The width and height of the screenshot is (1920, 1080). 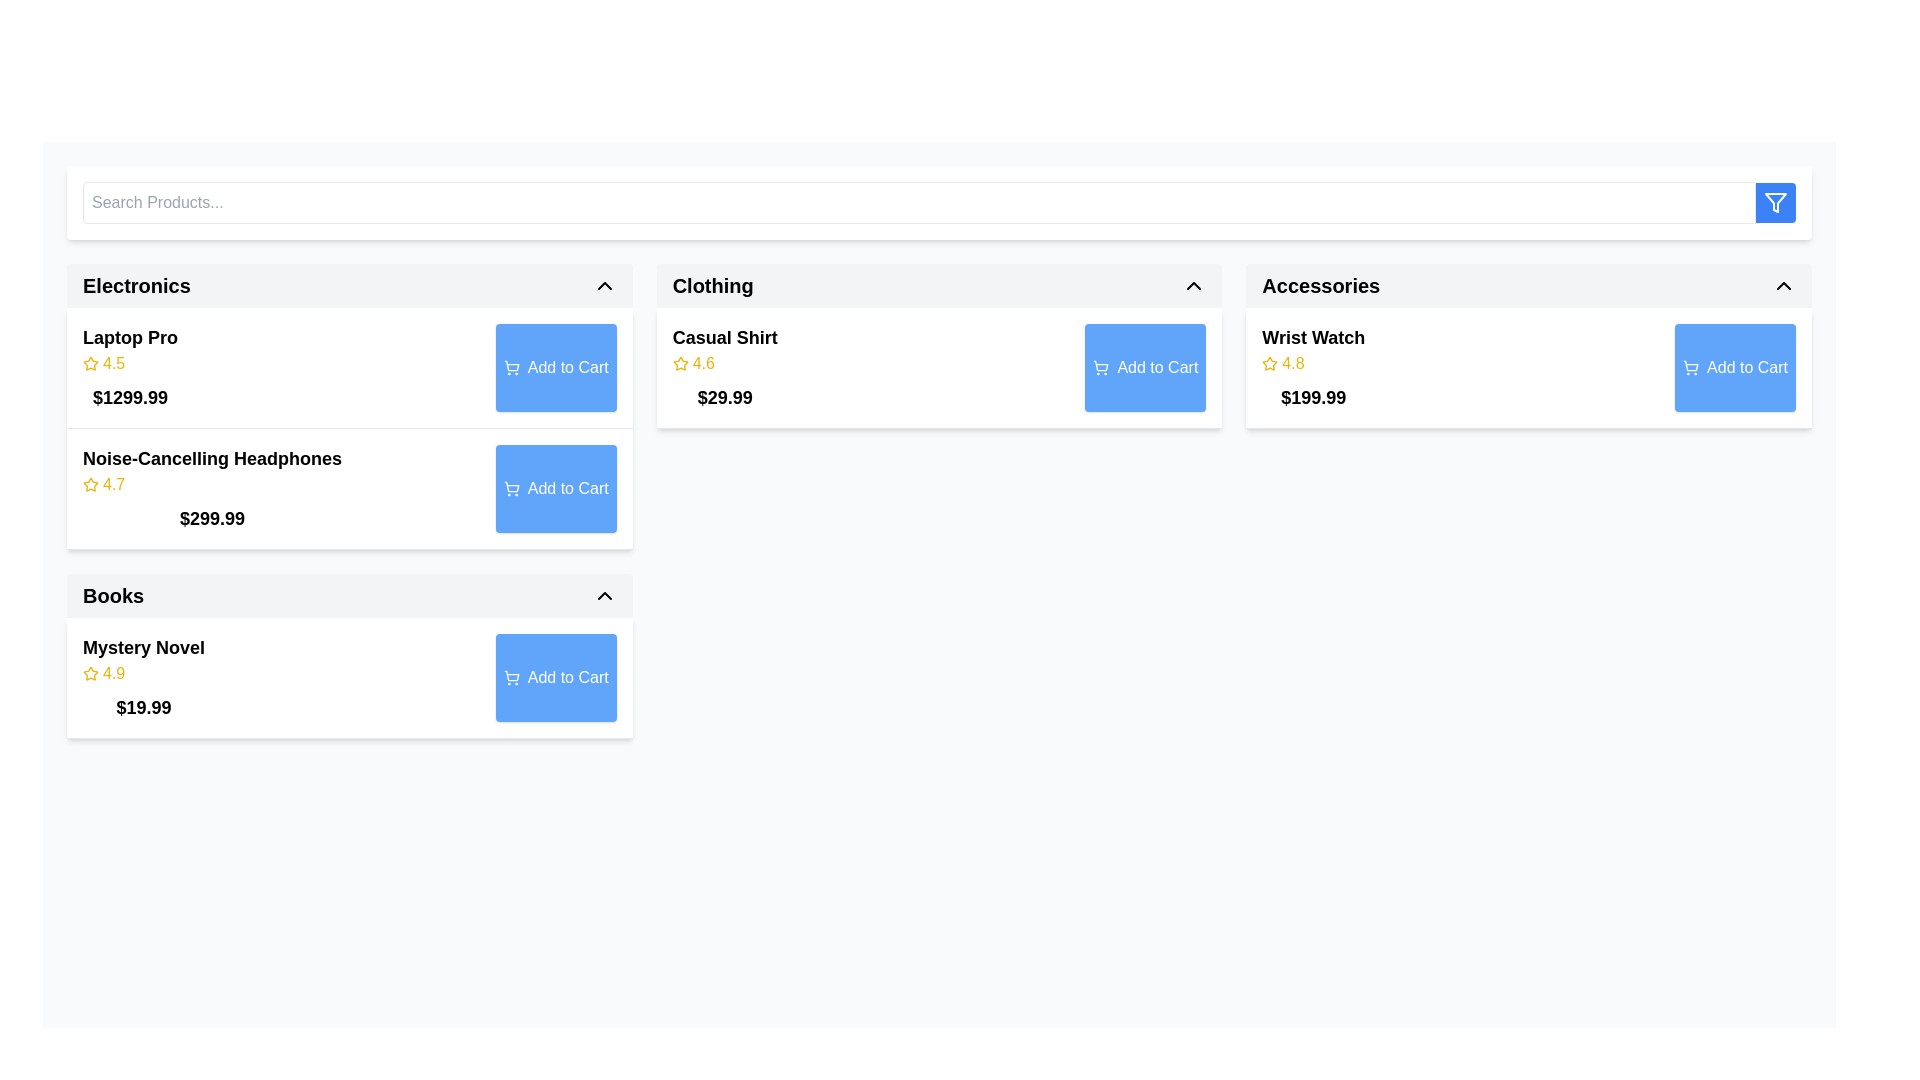 I want to click on the rating display indicator for the 'Mystery Novel' item, which shows a star and the rating number '4.9' located beneath its title and above the price, so click(x=143, y=674).